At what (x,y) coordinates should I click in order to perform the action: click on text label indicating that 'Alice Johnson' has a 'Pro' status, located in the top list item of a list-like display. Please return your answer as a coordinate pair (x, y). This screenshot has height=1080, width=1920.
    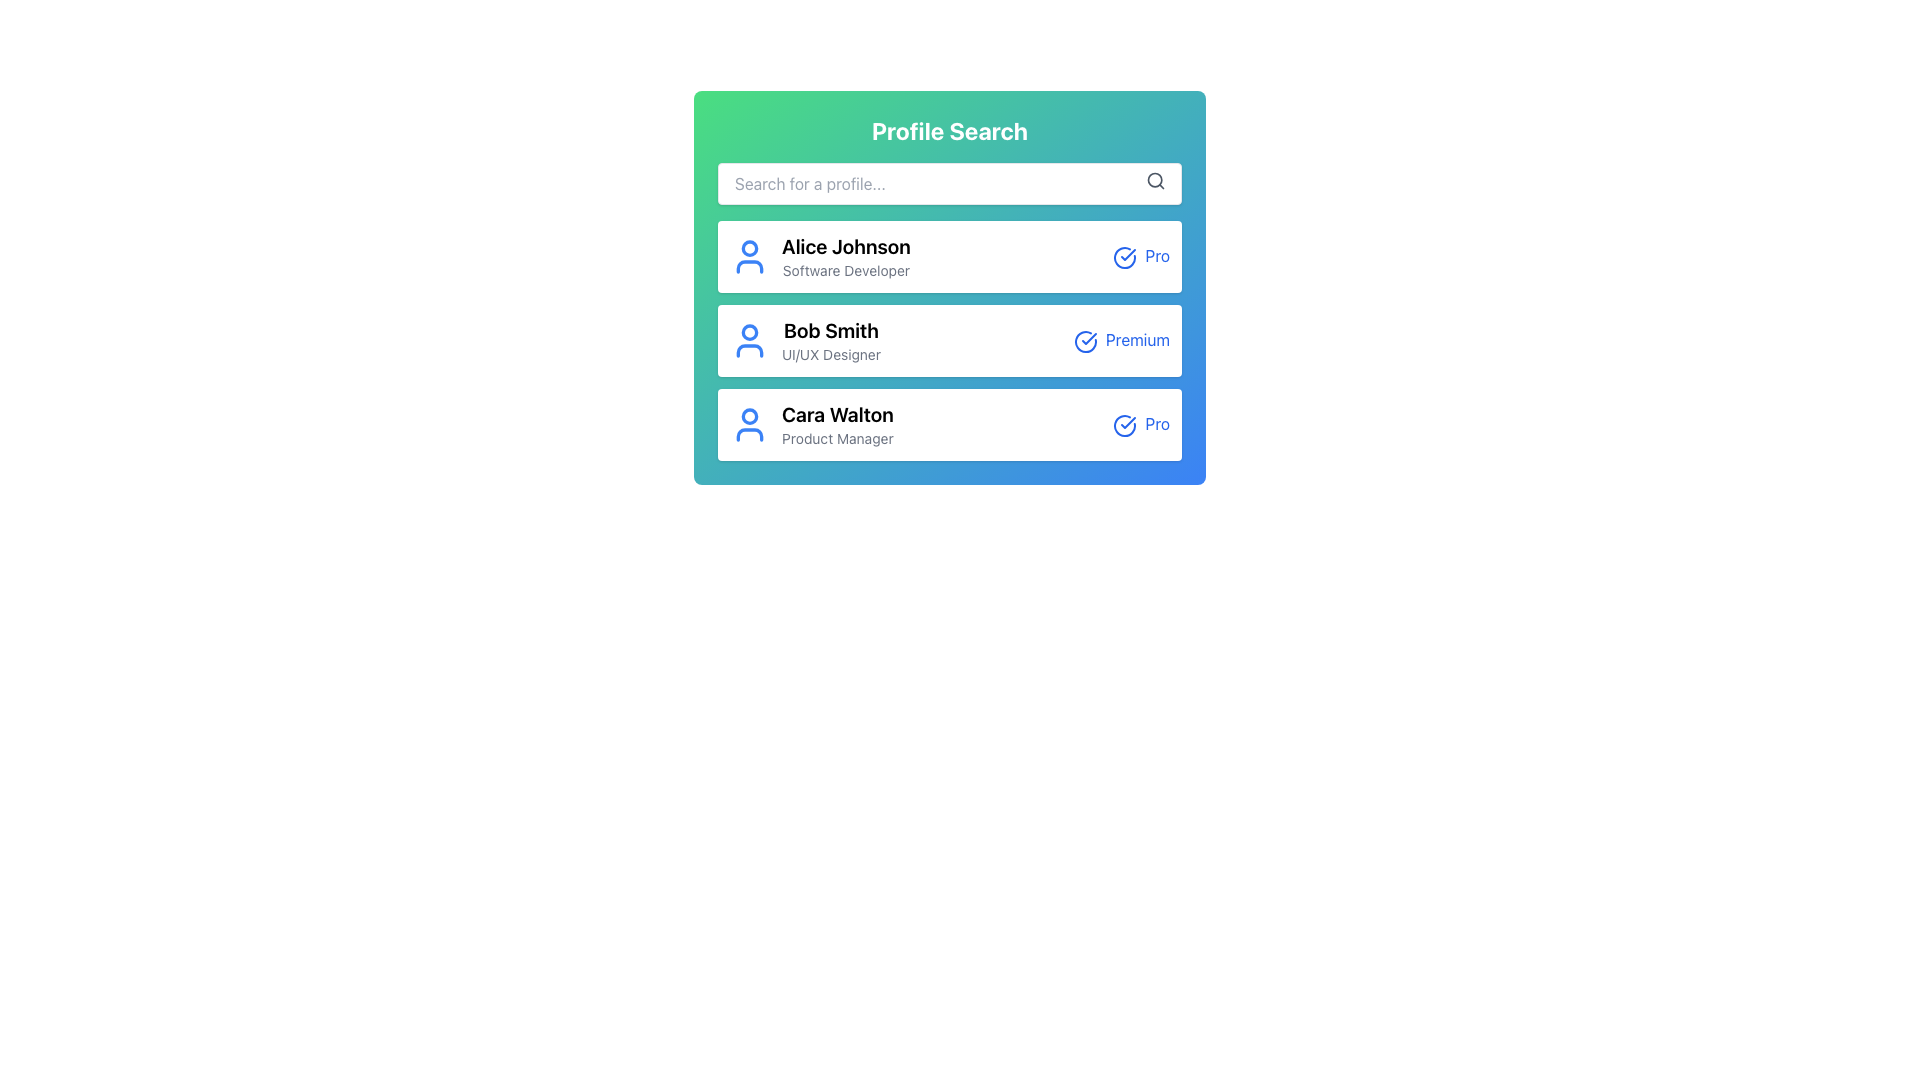
    Looking at the image, I should click on (1141, 256).